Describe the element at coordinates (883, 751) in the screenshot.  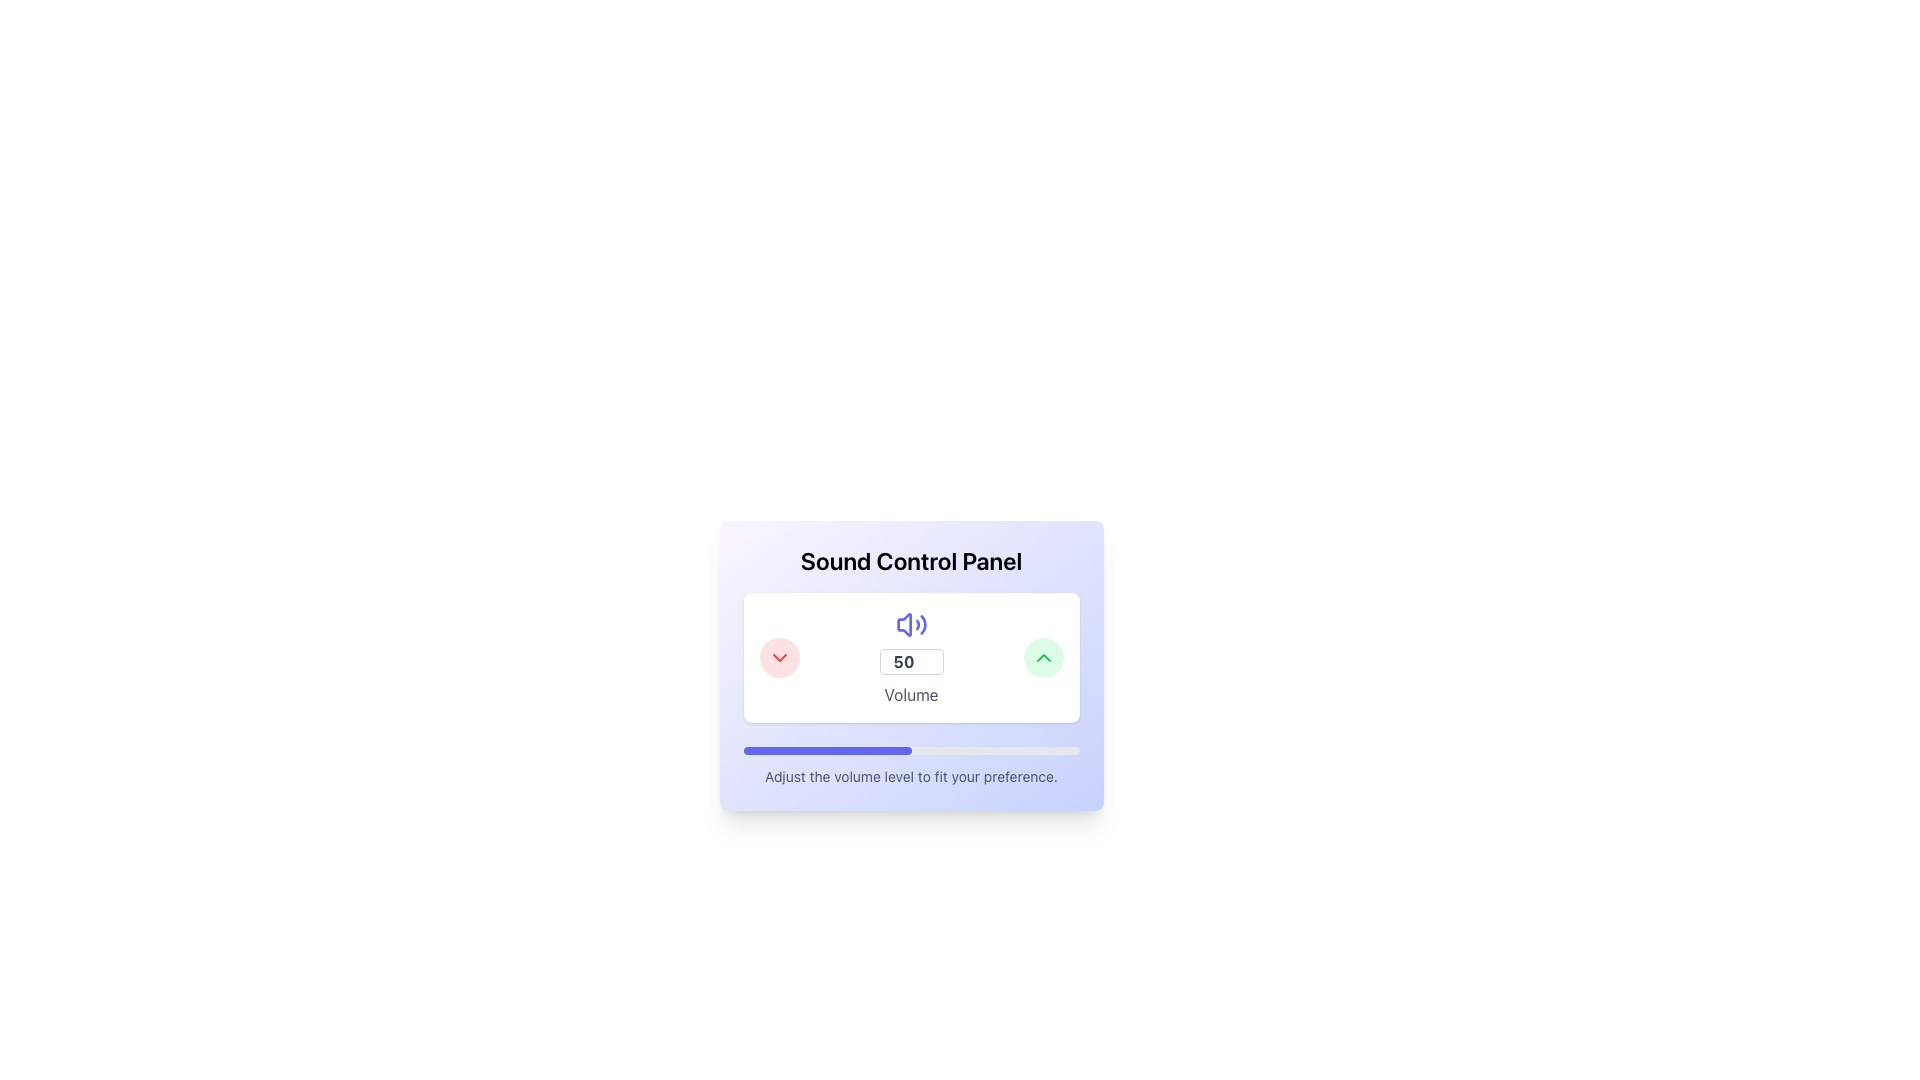
I see `the volume` at that location.